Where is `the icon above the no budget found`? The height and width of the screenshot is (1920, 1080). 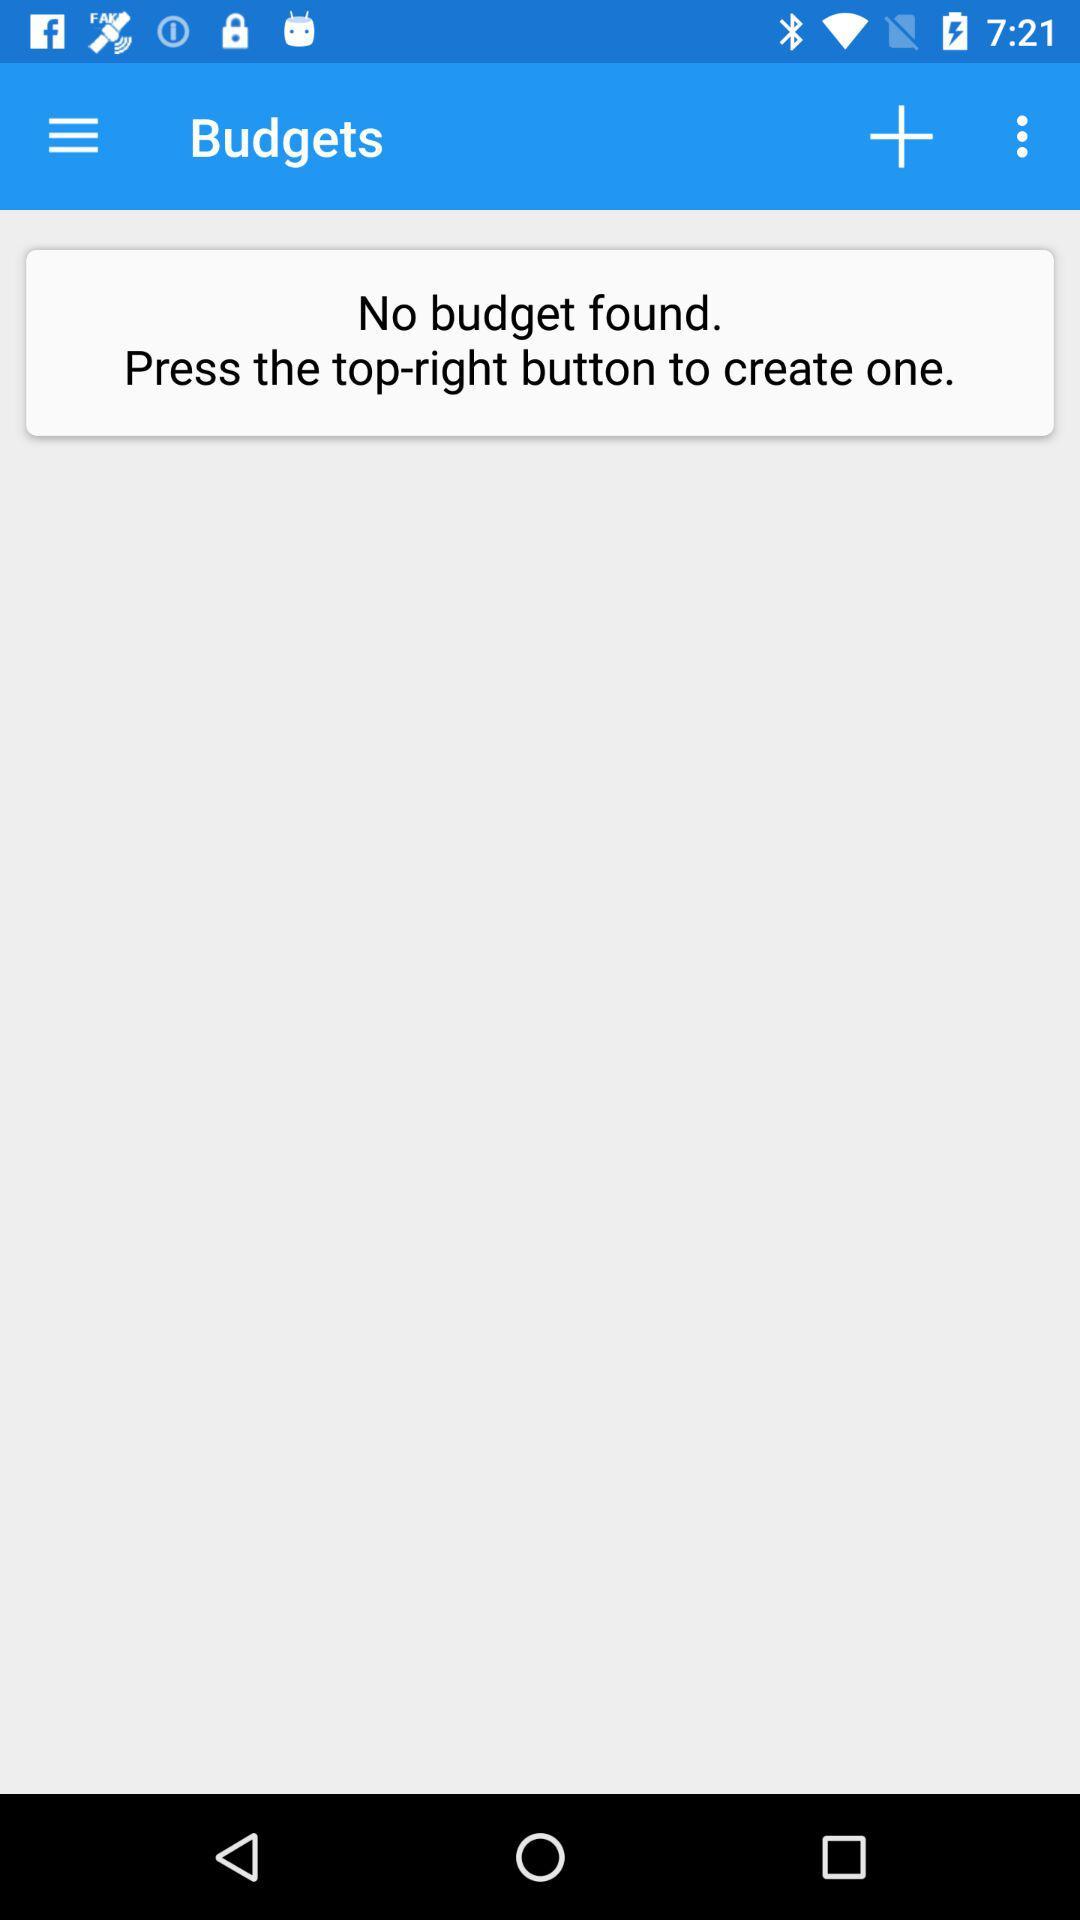 the icon above the no budget found is located at coordinates (72, 135).